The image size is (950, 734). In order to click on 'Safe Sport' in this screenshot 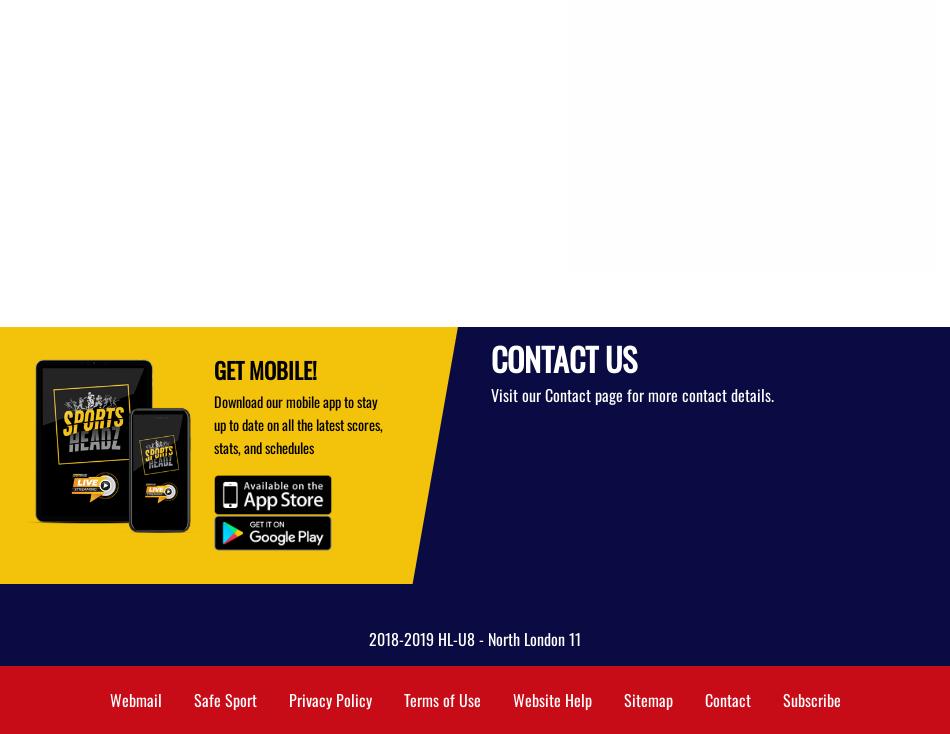, I will do `click(224, 700)`.